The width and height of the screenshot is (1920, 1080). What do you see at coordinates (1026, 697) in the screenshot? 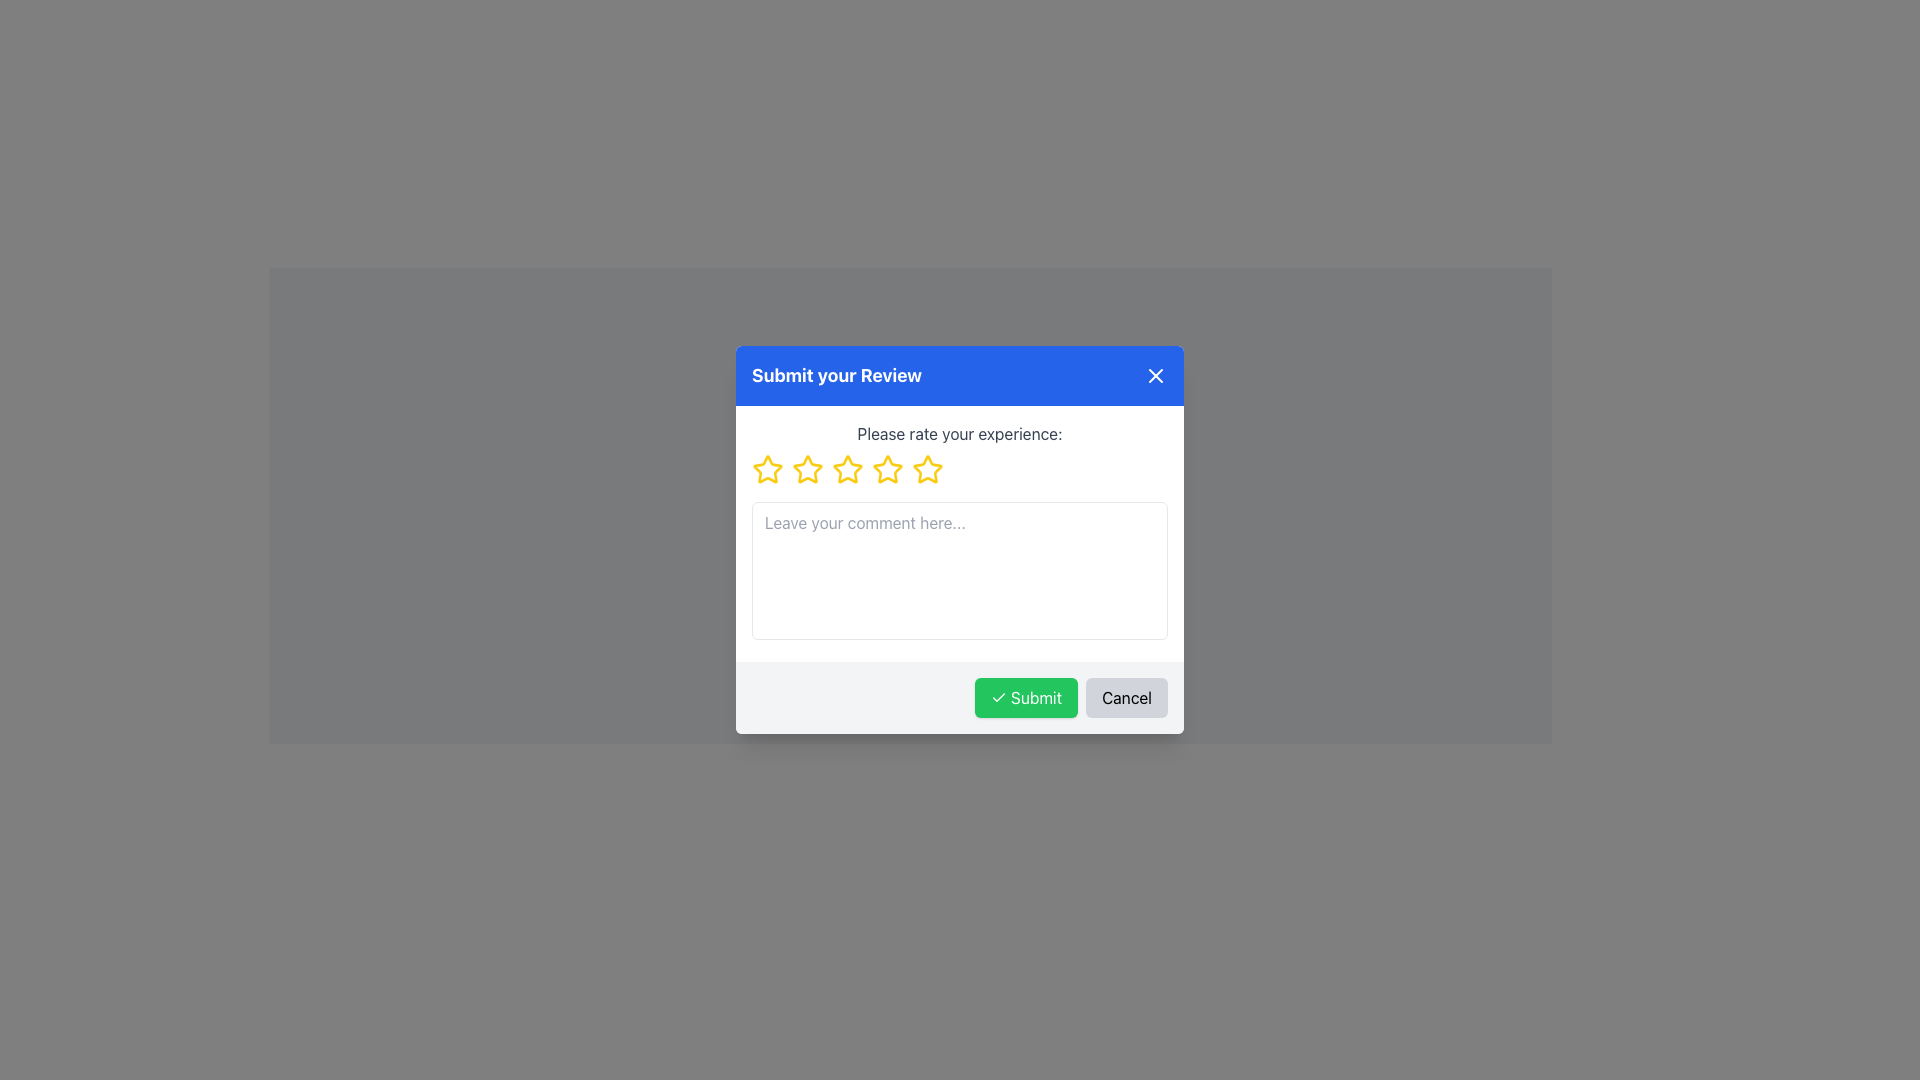
I see `the green 'Submit' button with rounded corners` at bounding box center [1026, 697].